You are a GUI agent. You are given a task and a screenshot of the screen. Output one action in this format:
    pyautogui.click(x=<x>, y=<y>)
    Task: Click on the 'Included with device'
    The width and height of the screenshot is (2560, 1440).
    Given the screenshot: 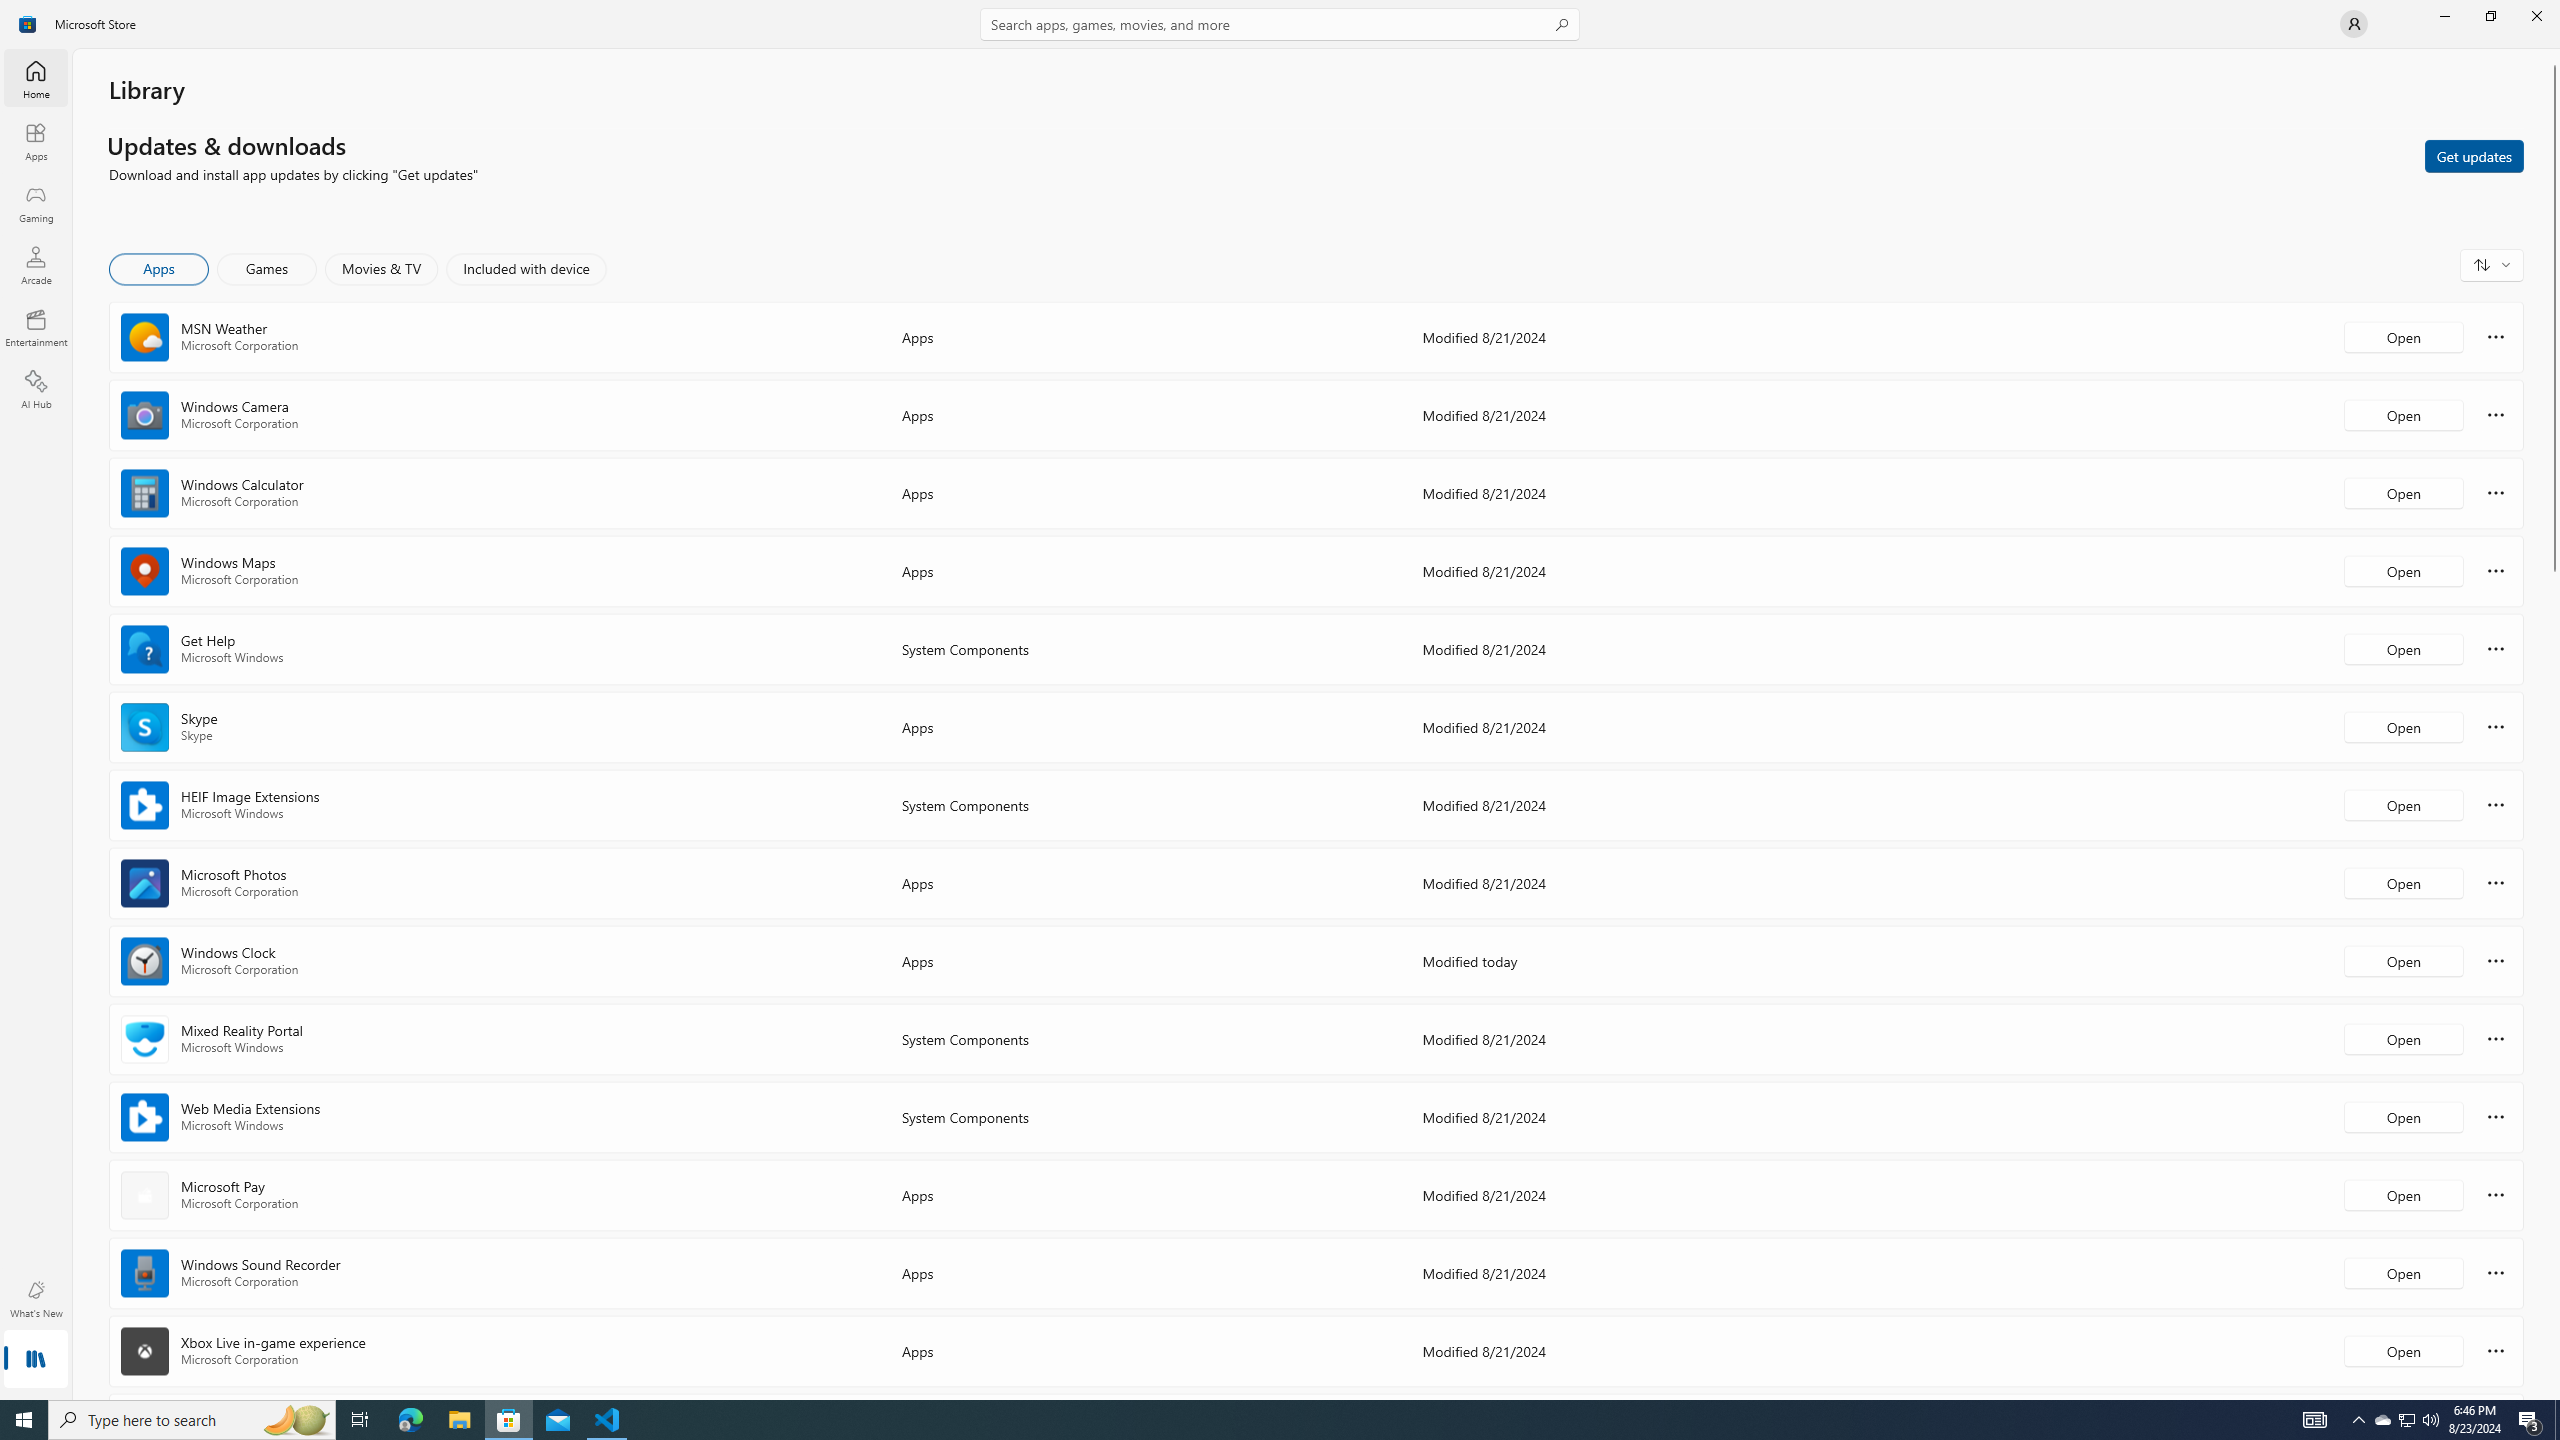 What is the action you would take?
    pyautogui.click(x=525, y=268)
    